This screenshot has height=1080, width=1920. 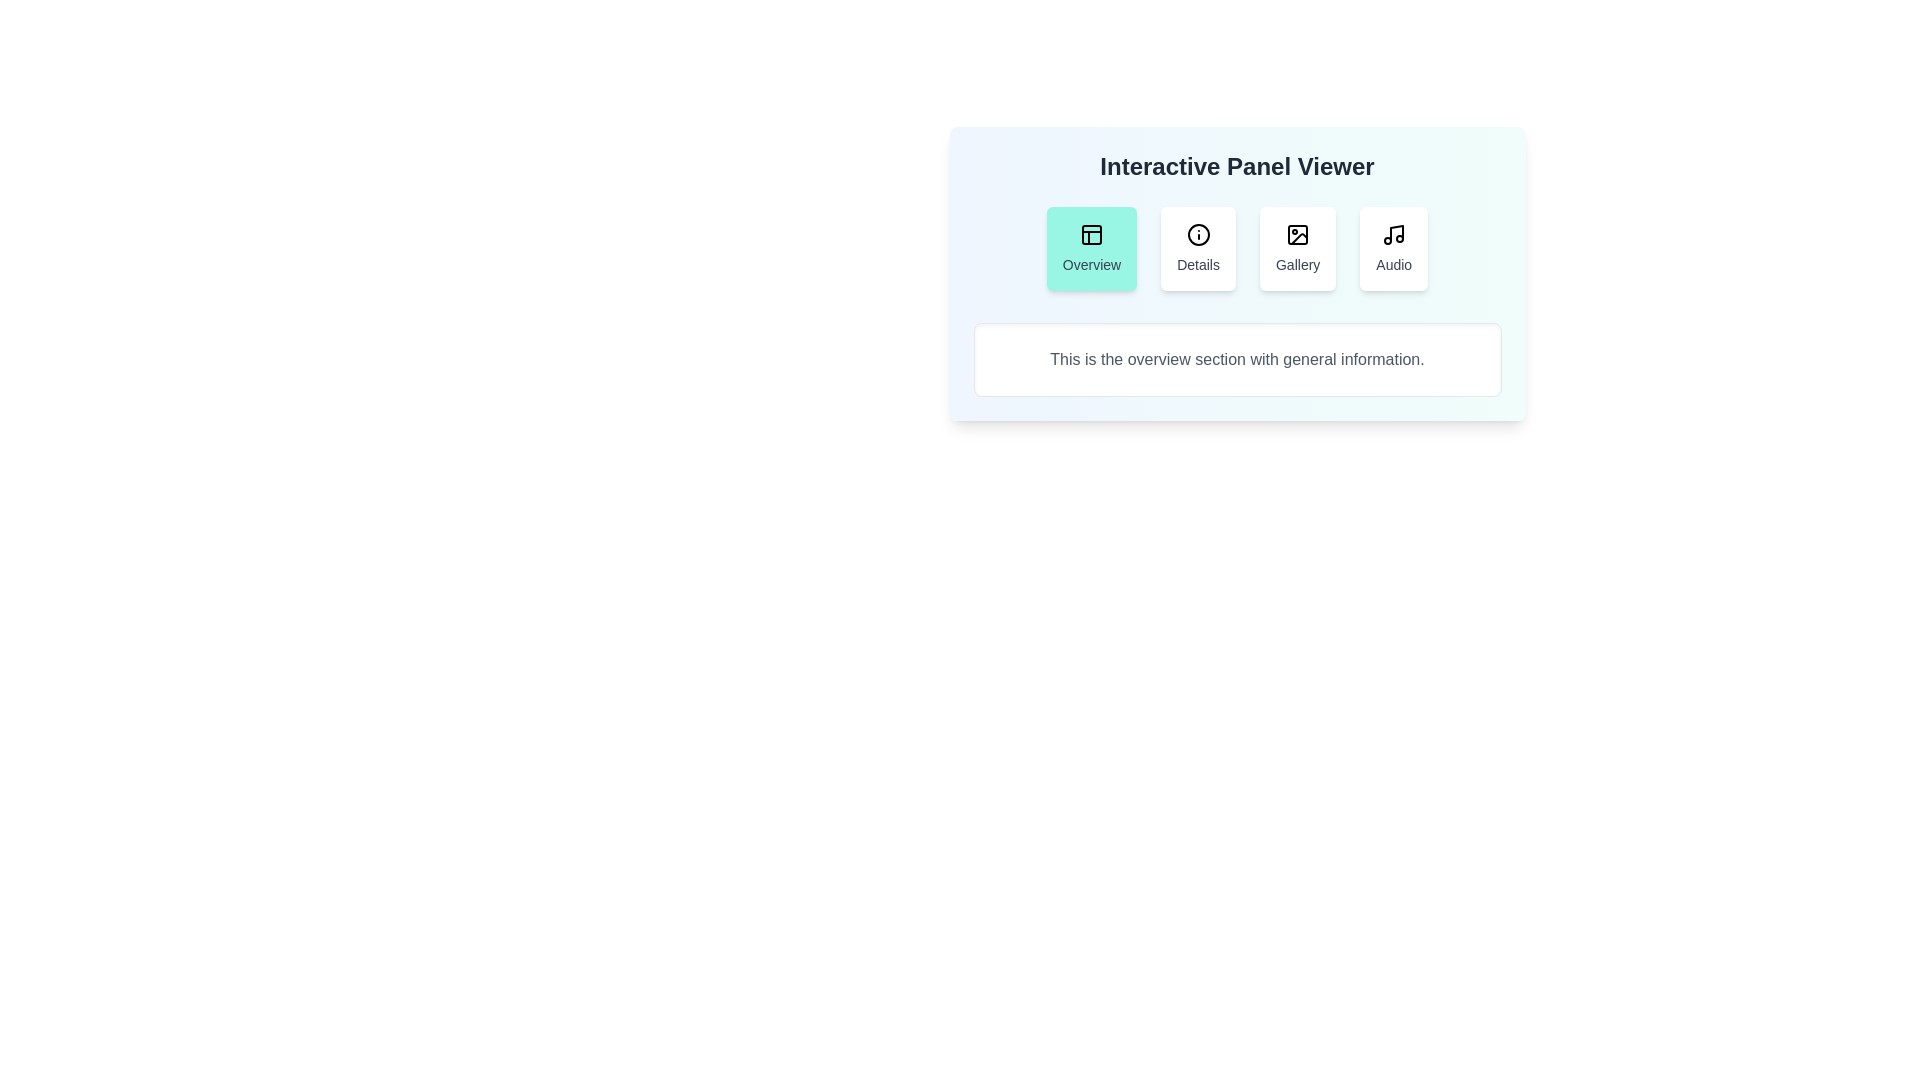 I want to click on the rightmost button below the title 'Interactive Panel Viewer', so click(x=1393, y=248).